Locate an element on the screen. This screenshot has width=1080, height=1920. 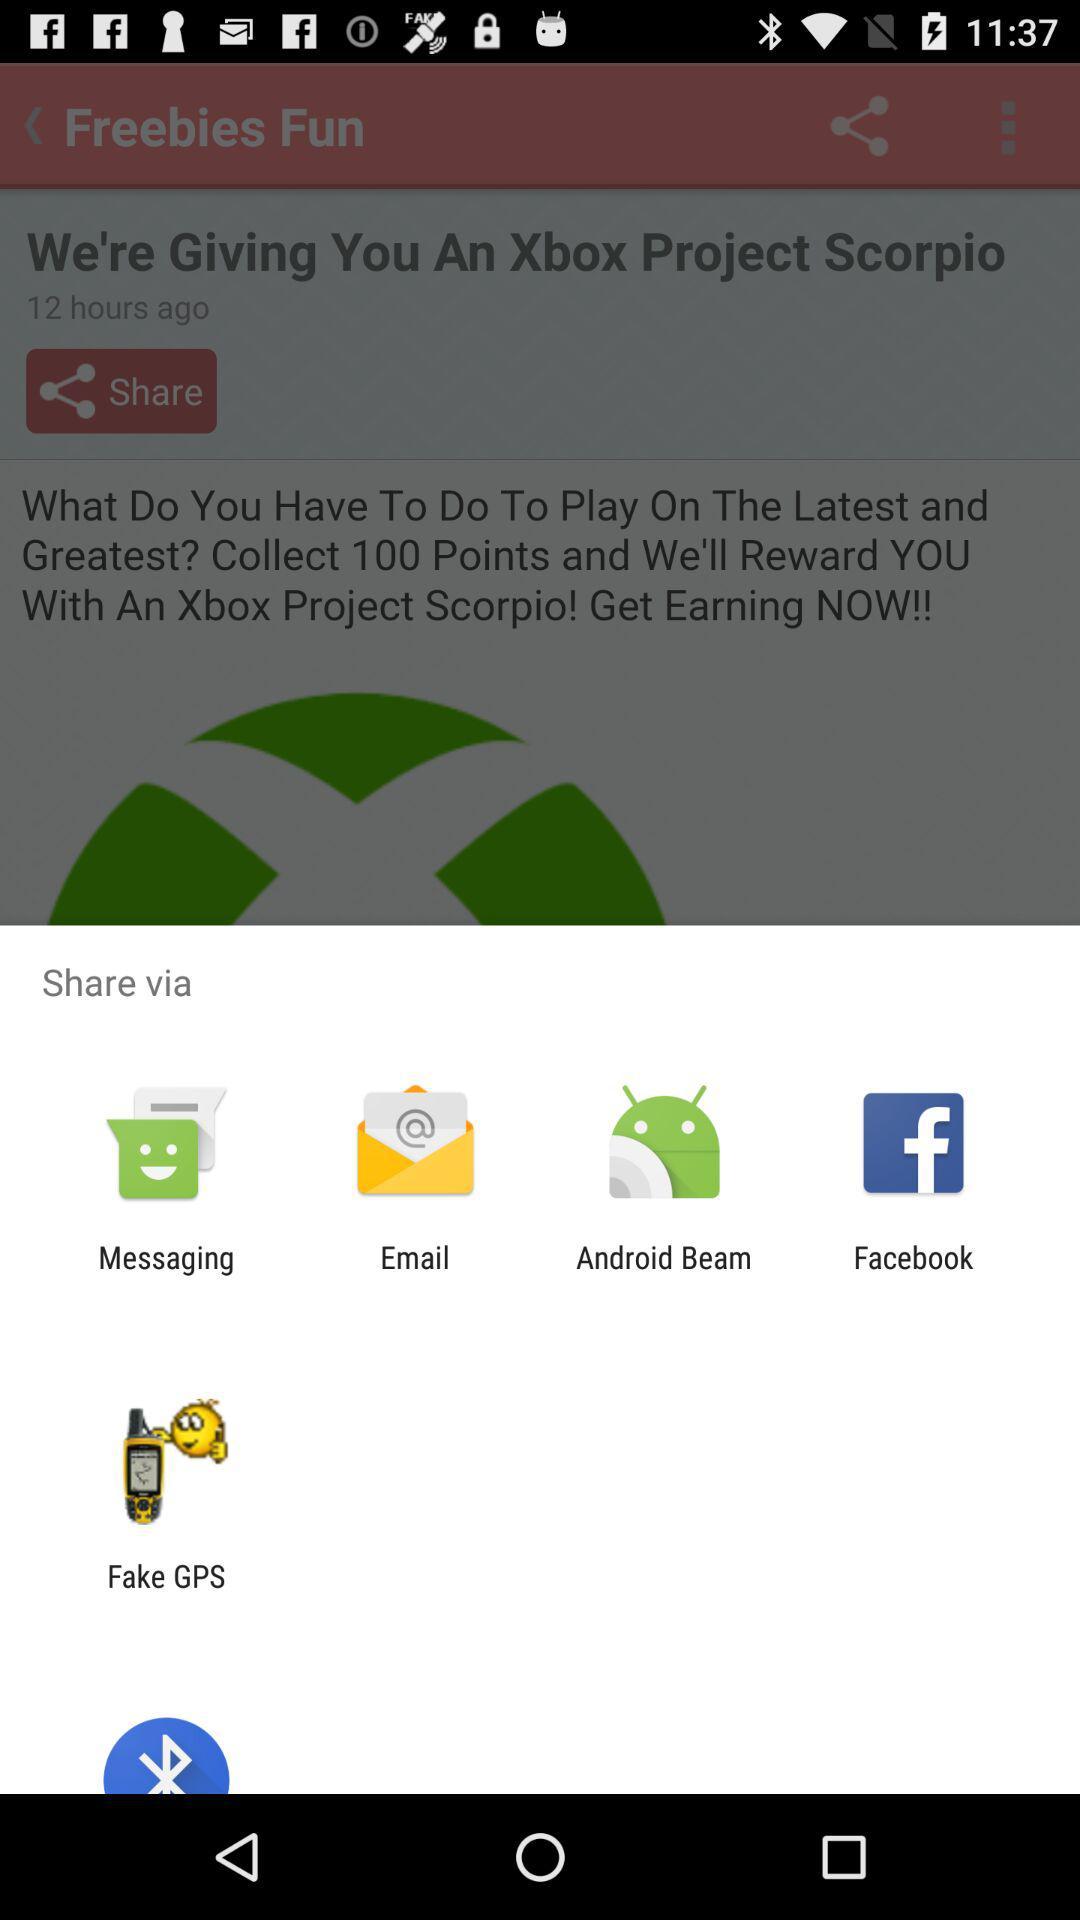
icon to the right of messaging icon is located at coordinates (414, 1274).